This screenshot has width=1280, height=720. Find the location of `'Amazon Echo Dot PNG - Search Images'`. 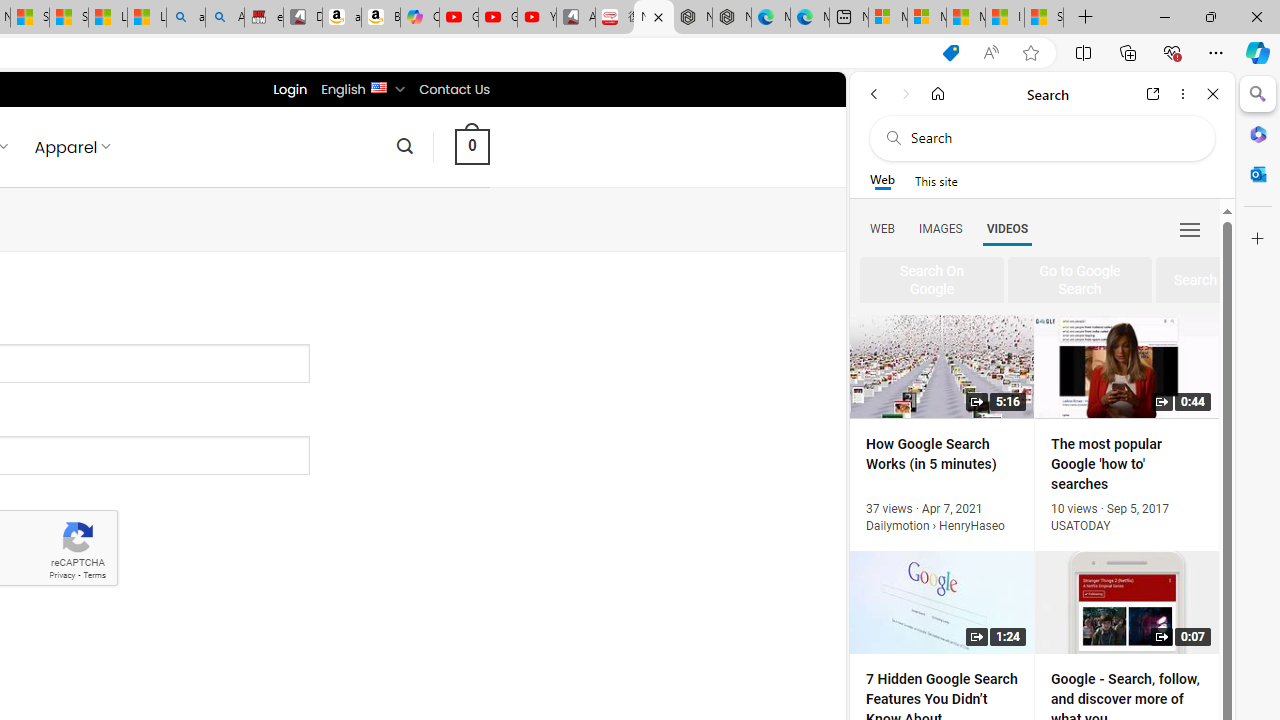

'Amazon Echo Dot PNG - Search Images' is located at coordinates (225, 17).